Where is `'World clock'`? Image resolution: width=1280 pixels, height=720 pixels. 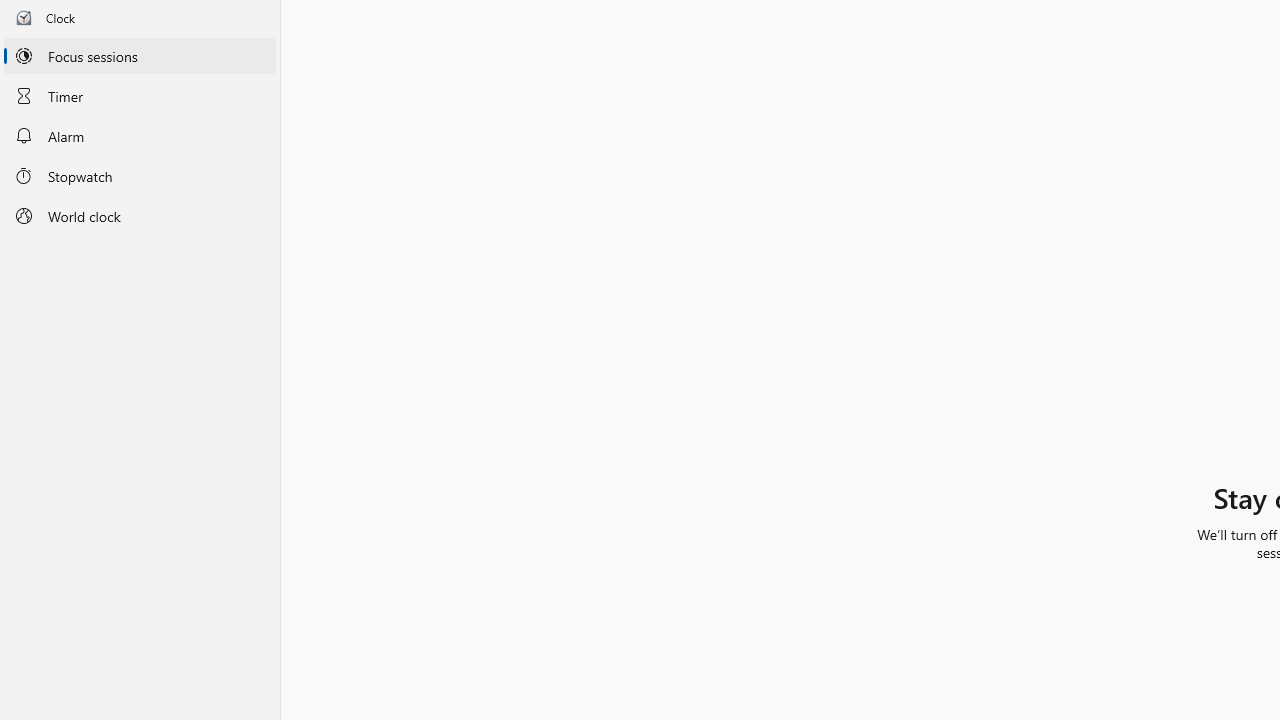 'World clock' is located at coordinates (139, 216).